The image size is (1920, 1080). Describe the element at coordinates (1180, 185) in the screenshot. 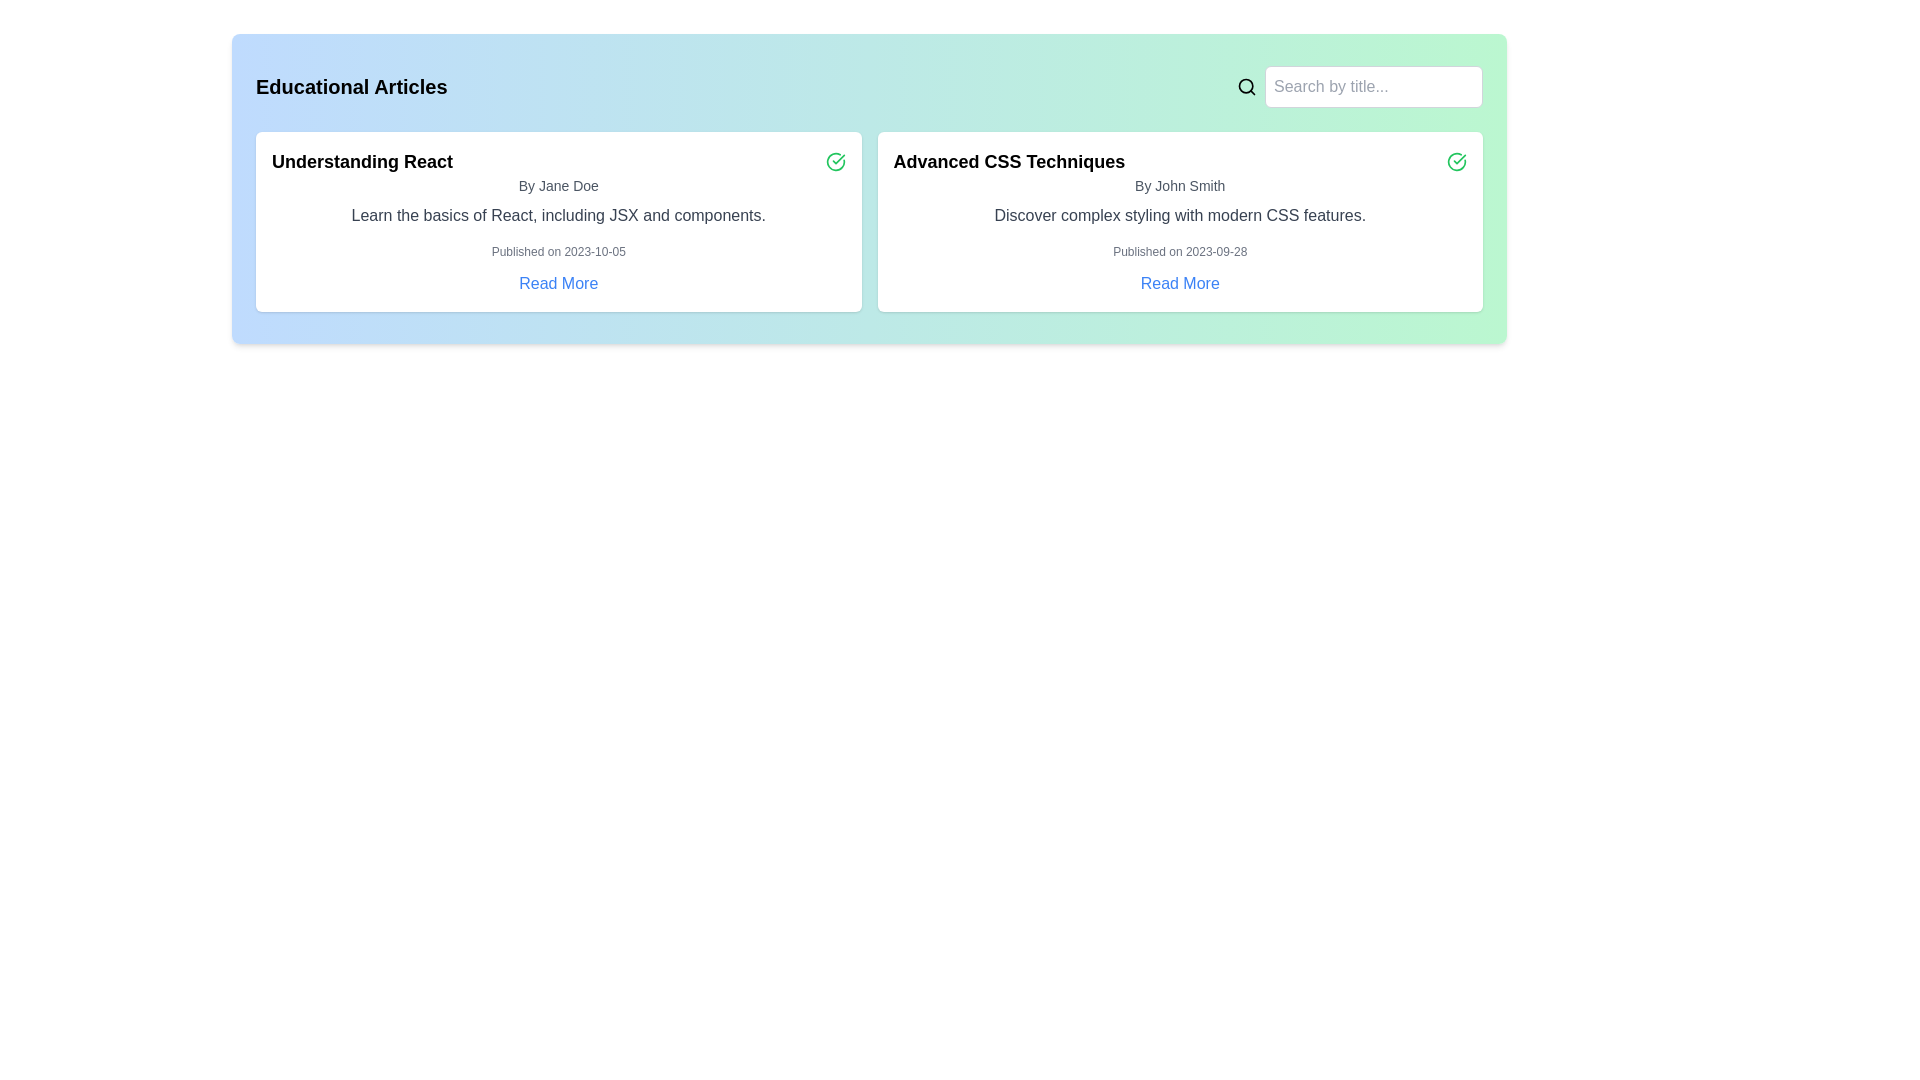

I see `text displayed in the author's name label, located within the article card for 'Advanced CSS Techniques', centered below the title and above the main description` at that location.